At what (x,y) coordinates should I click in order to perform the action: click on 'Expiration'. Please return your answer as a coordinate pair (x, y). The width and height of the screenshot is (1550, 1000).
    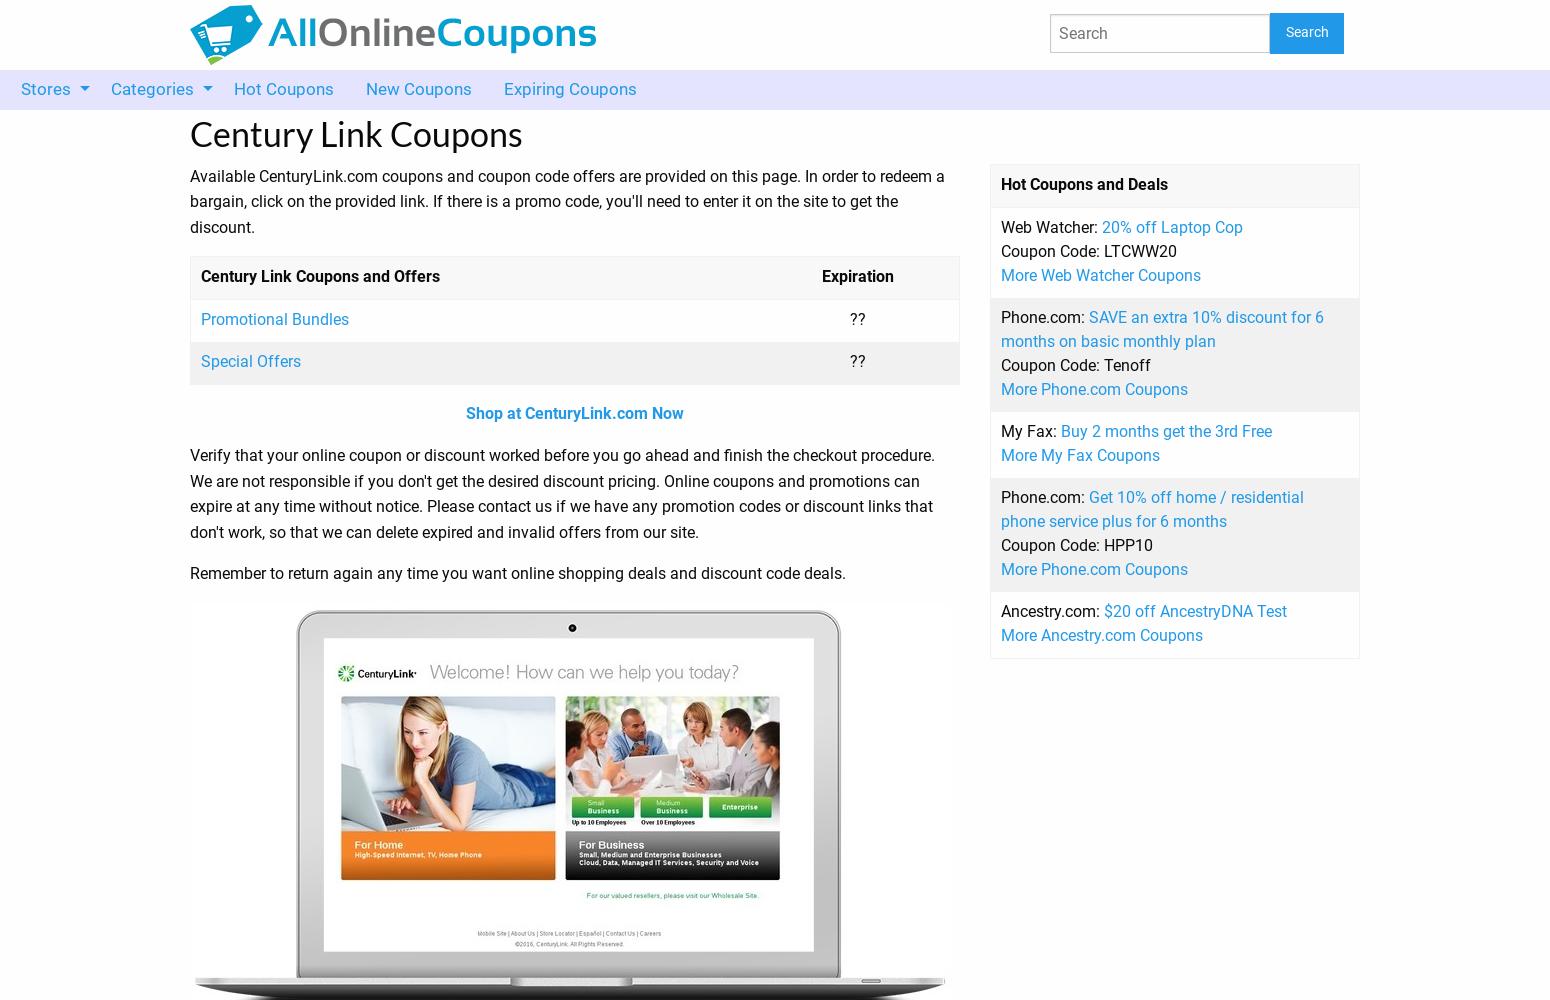
    Looking at the image, I should click on (857, 276).